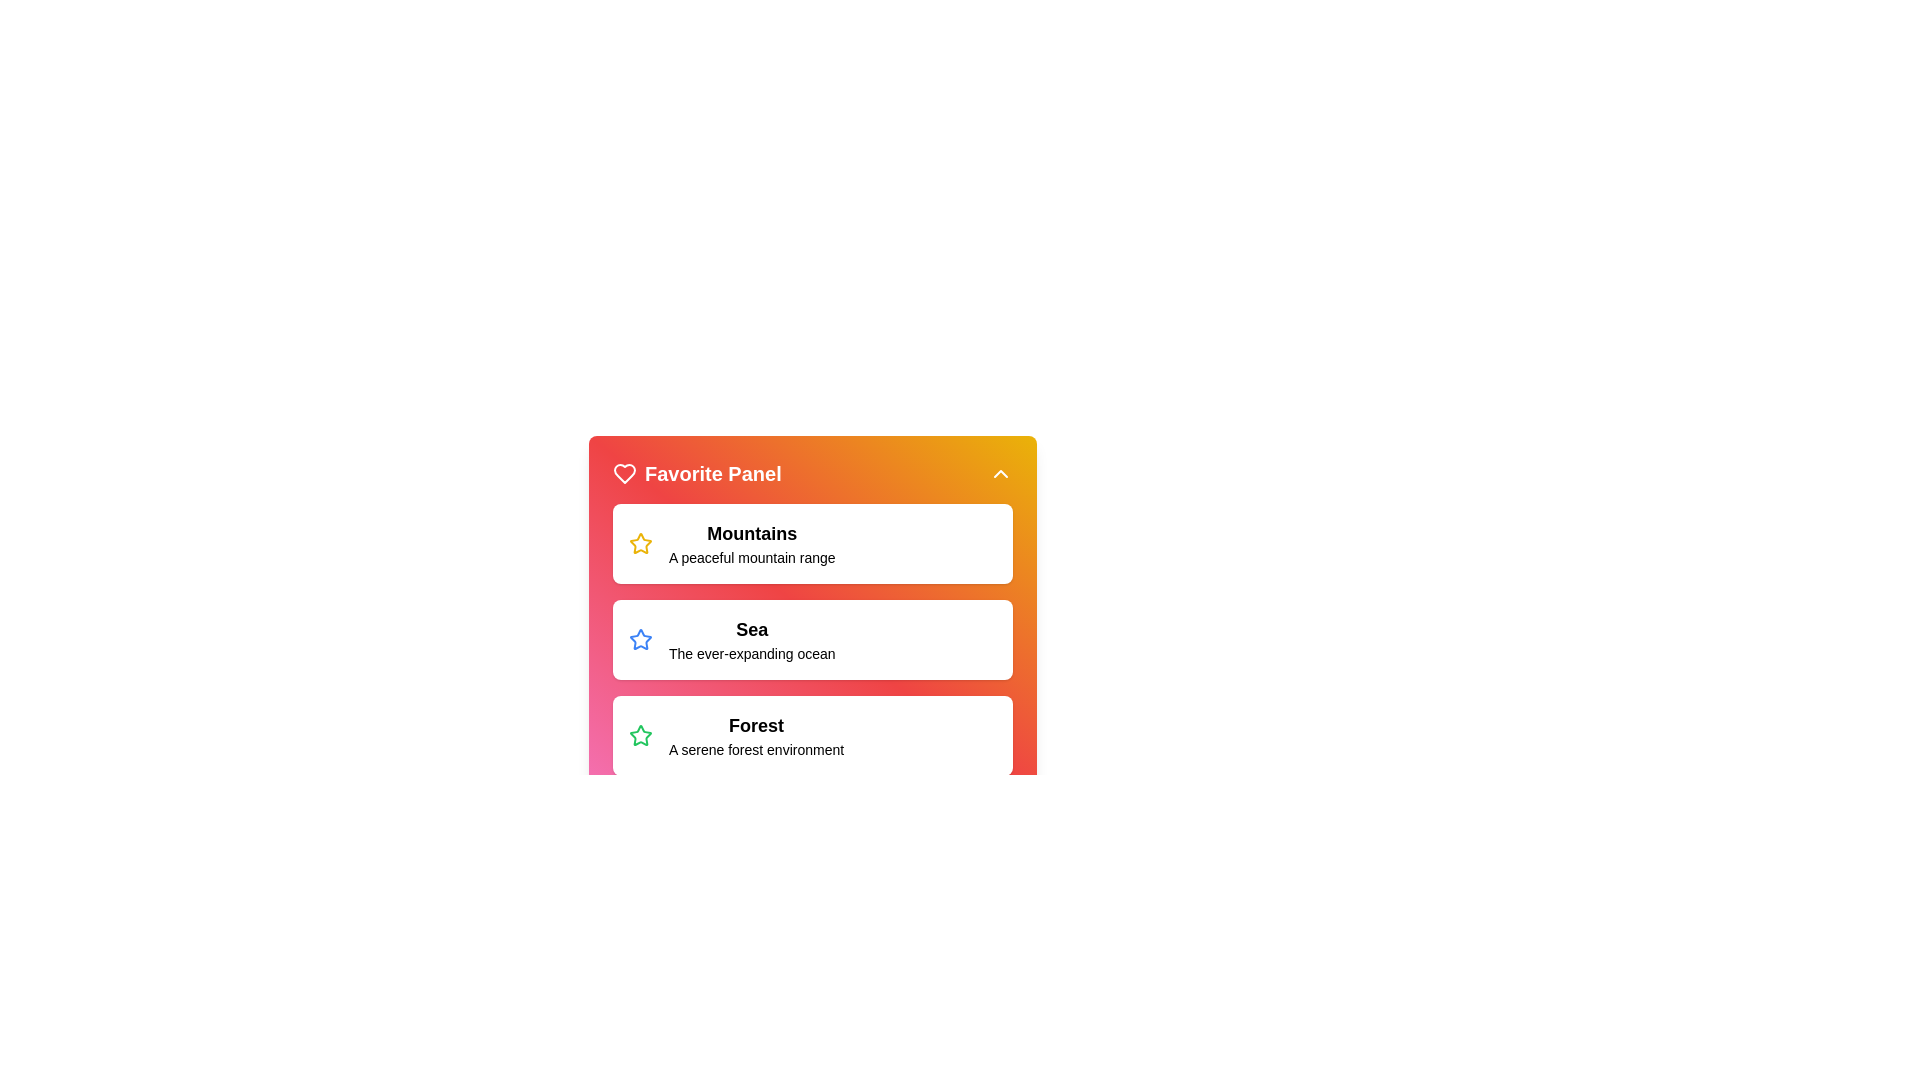 Image resolution: width=1920 pixels, height=1080 pixels. I want to click on title 'Forest' and the description 'A serene forest environment' from the text element located in the third card of the 'Favorite Panel' interface, which features a green star icon to the left, so click(755, 736).